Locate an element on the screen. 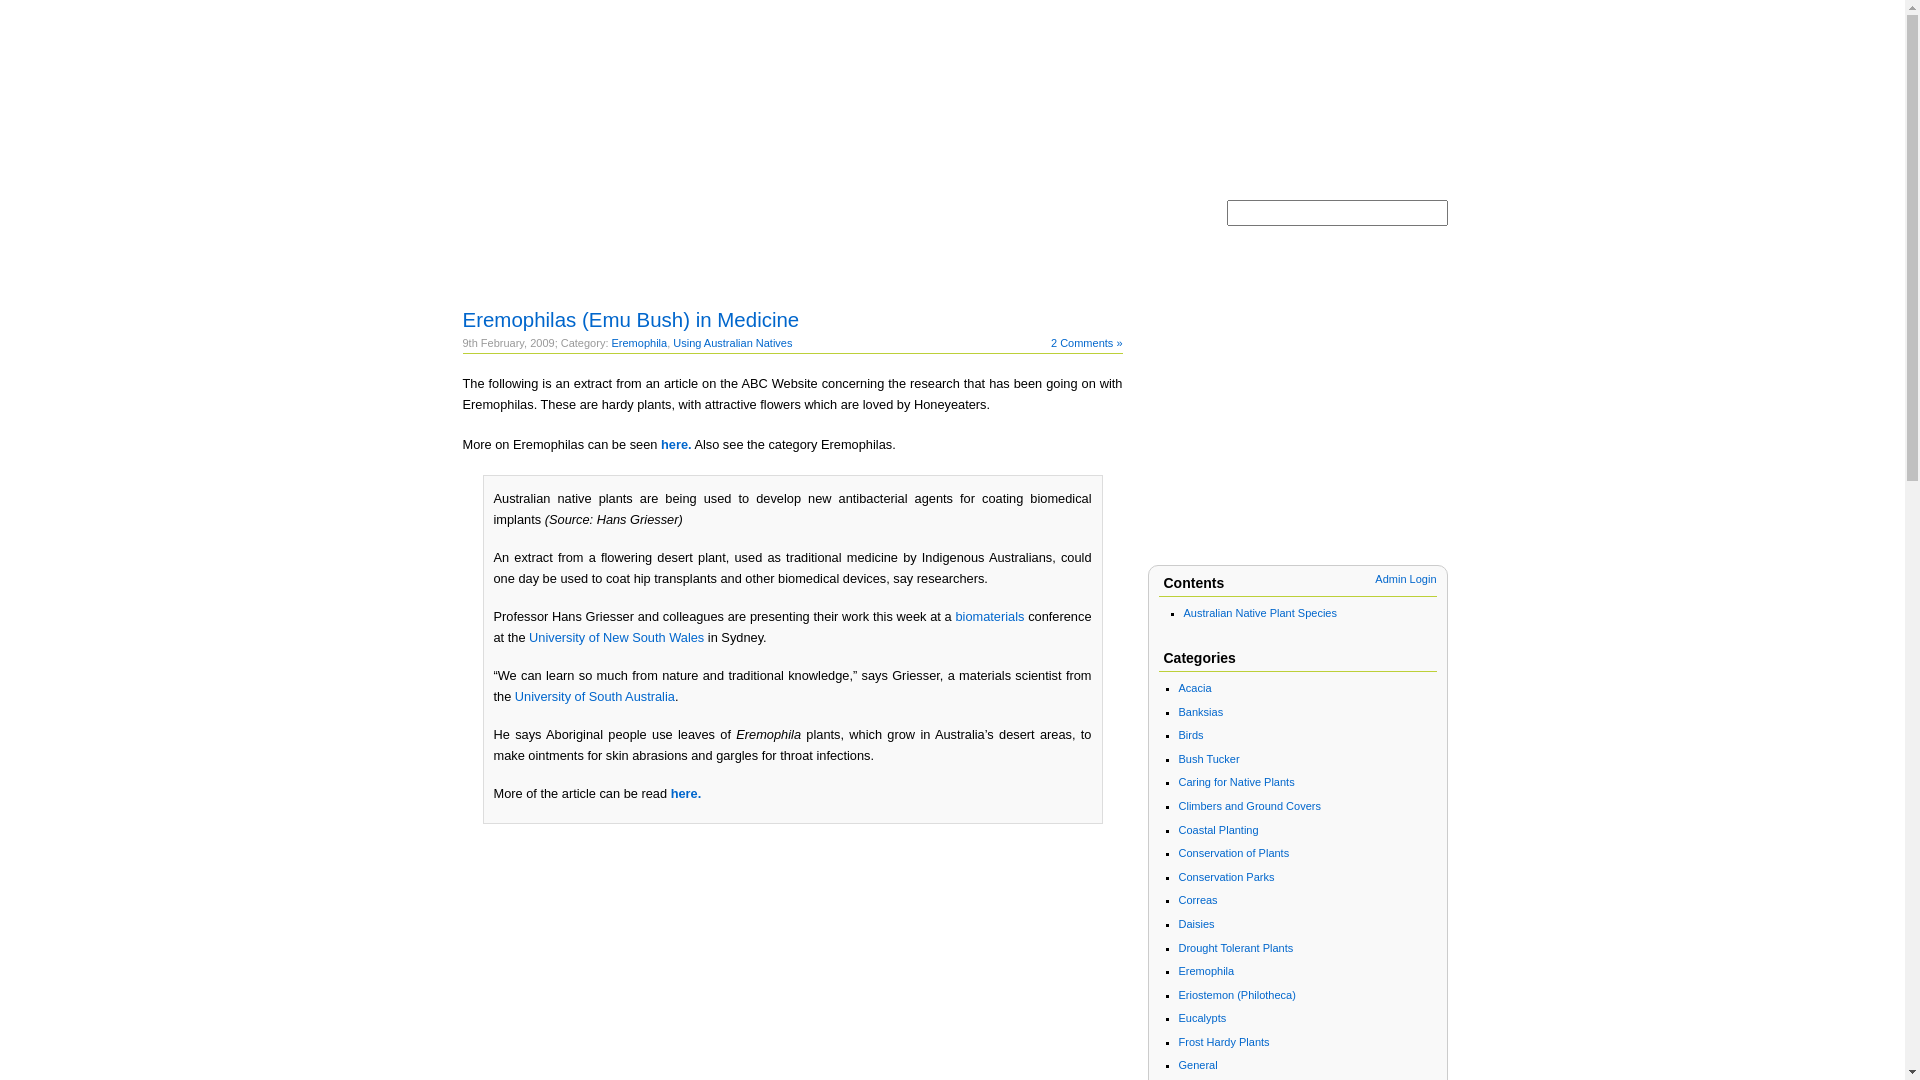  'Birds' is located at coordinates (1190, 735).